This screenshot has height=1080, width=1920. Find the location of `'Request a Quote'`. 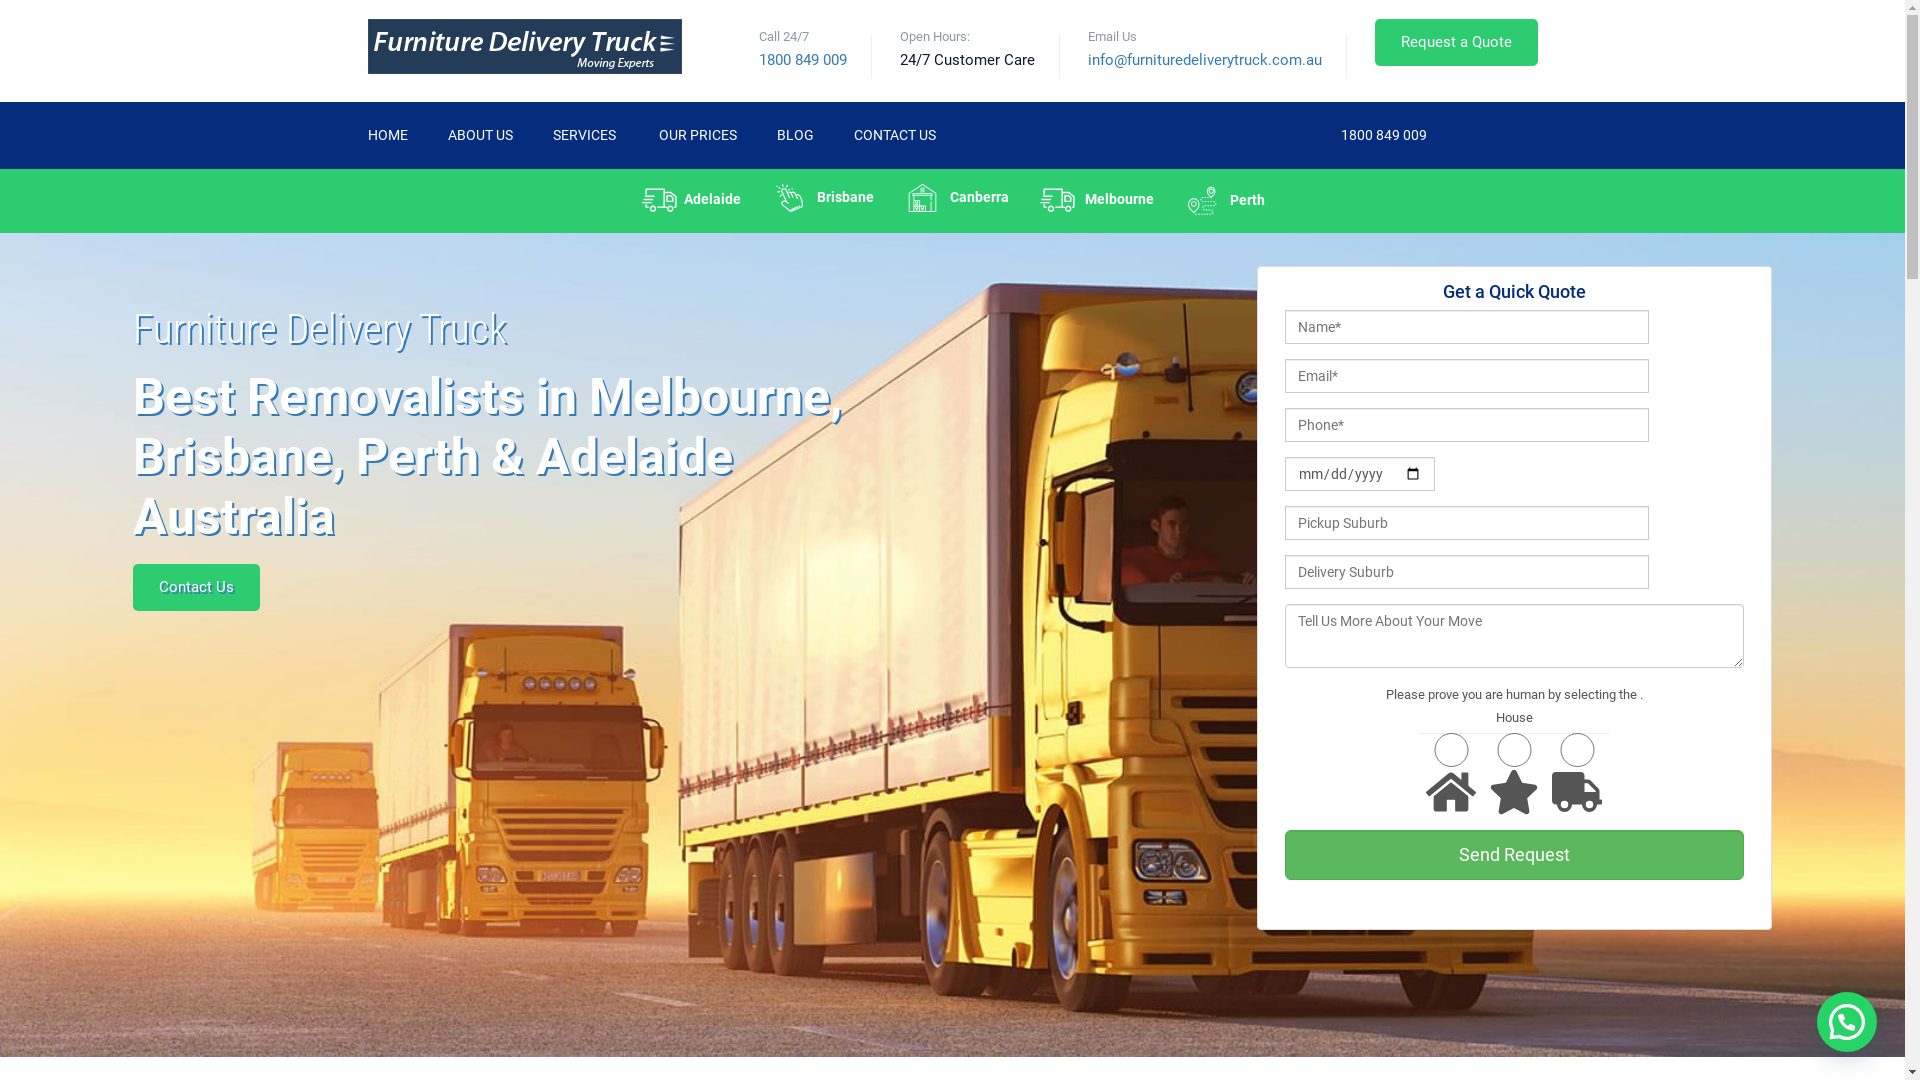

'Request a Quote' is located at coordinates (1455, 42).